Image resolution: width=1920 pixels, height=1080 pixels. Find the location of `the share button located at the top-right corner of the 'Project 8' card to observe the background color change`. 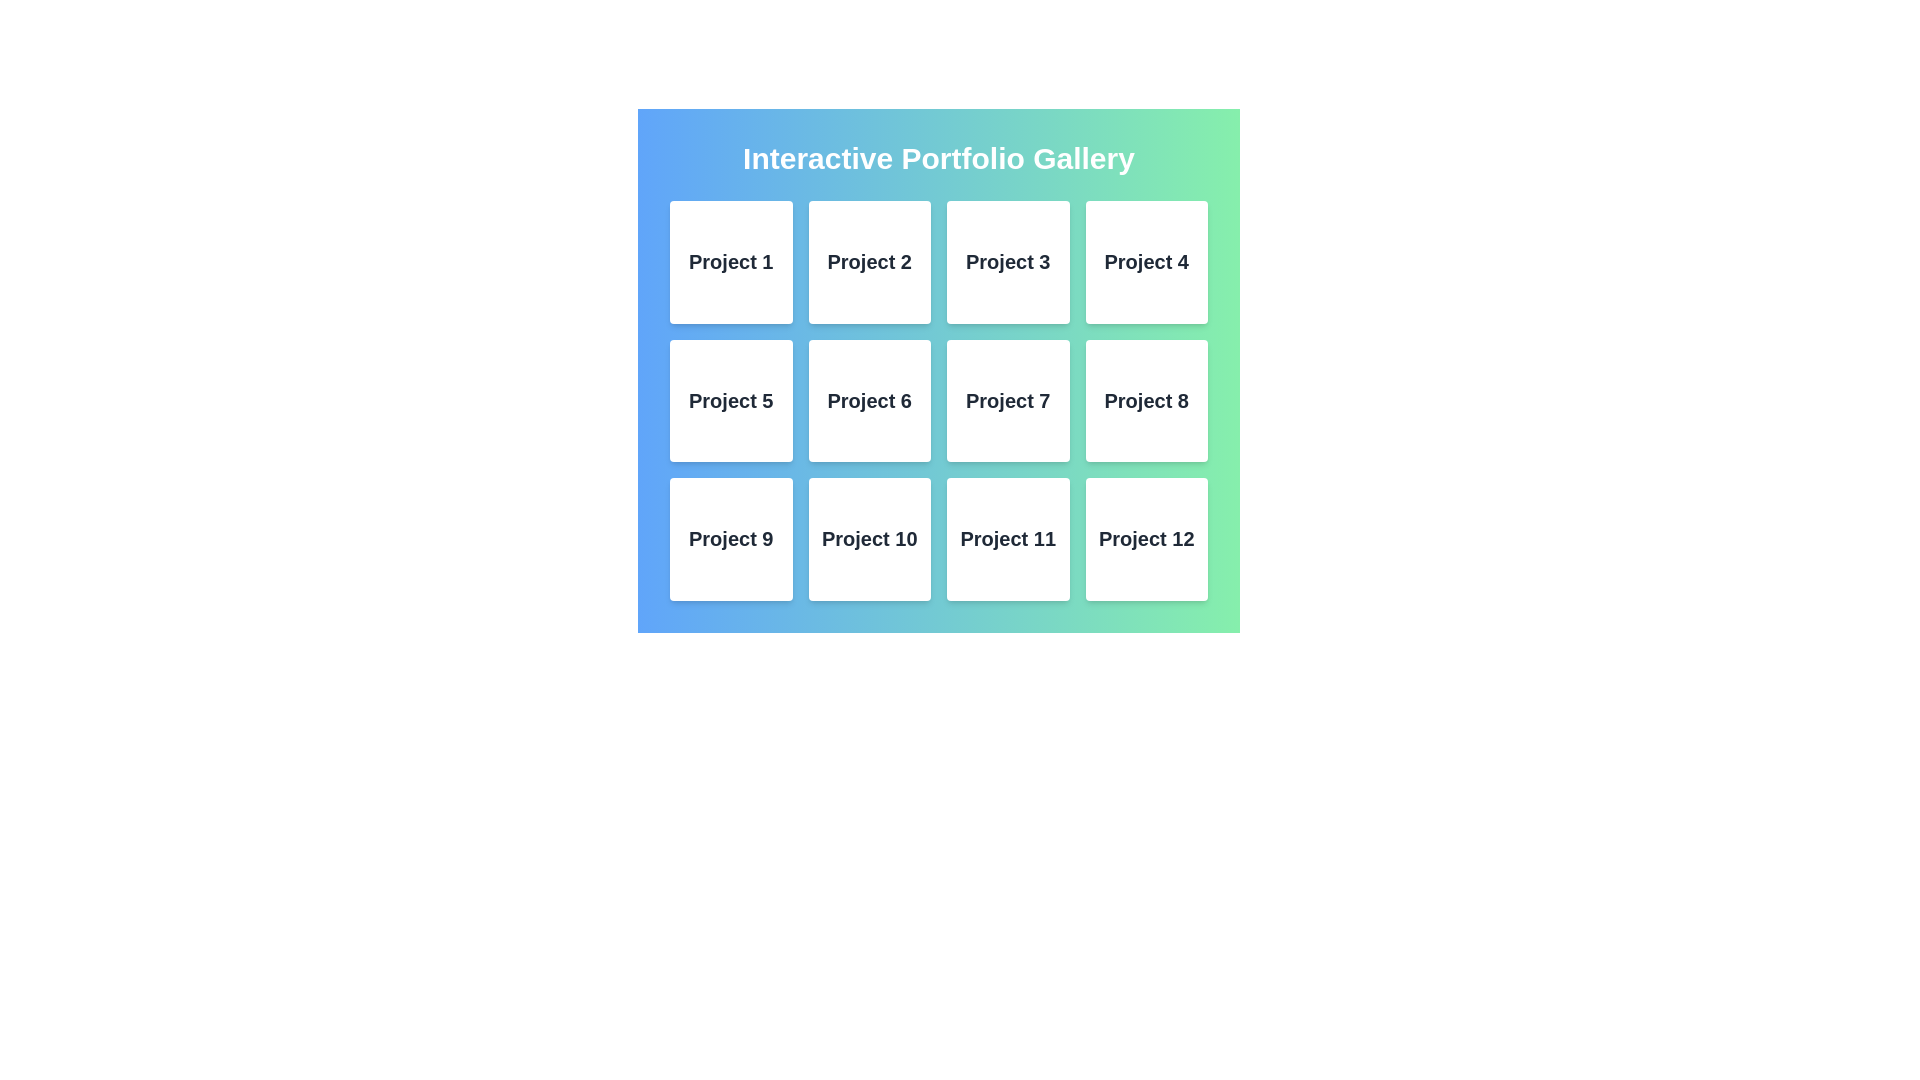

the share button located at the top-right corner of the 'Project 8' card to observe the background color change is located at coordinates (1172, 400).